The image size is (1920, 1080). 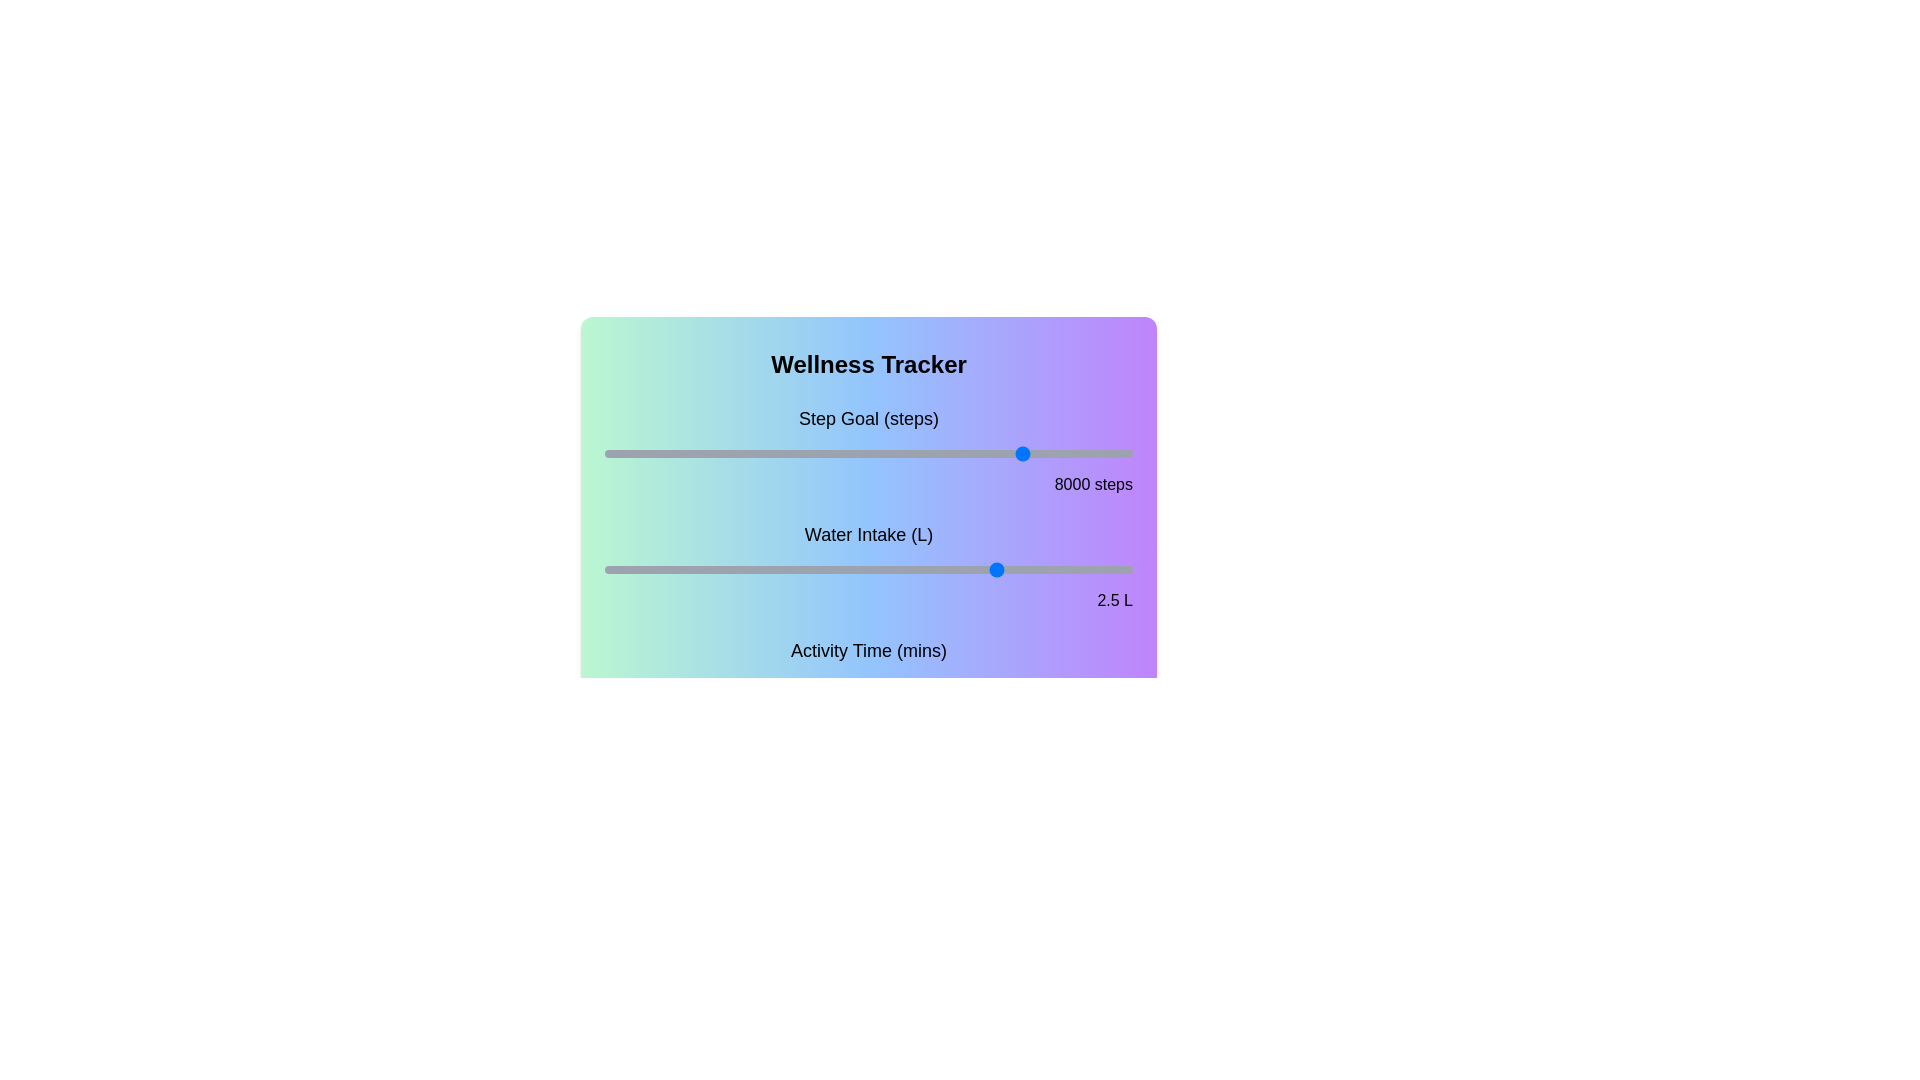 I want to click on the step goal slider to set the goal to 6682 steps, so click(x=956, y=454).